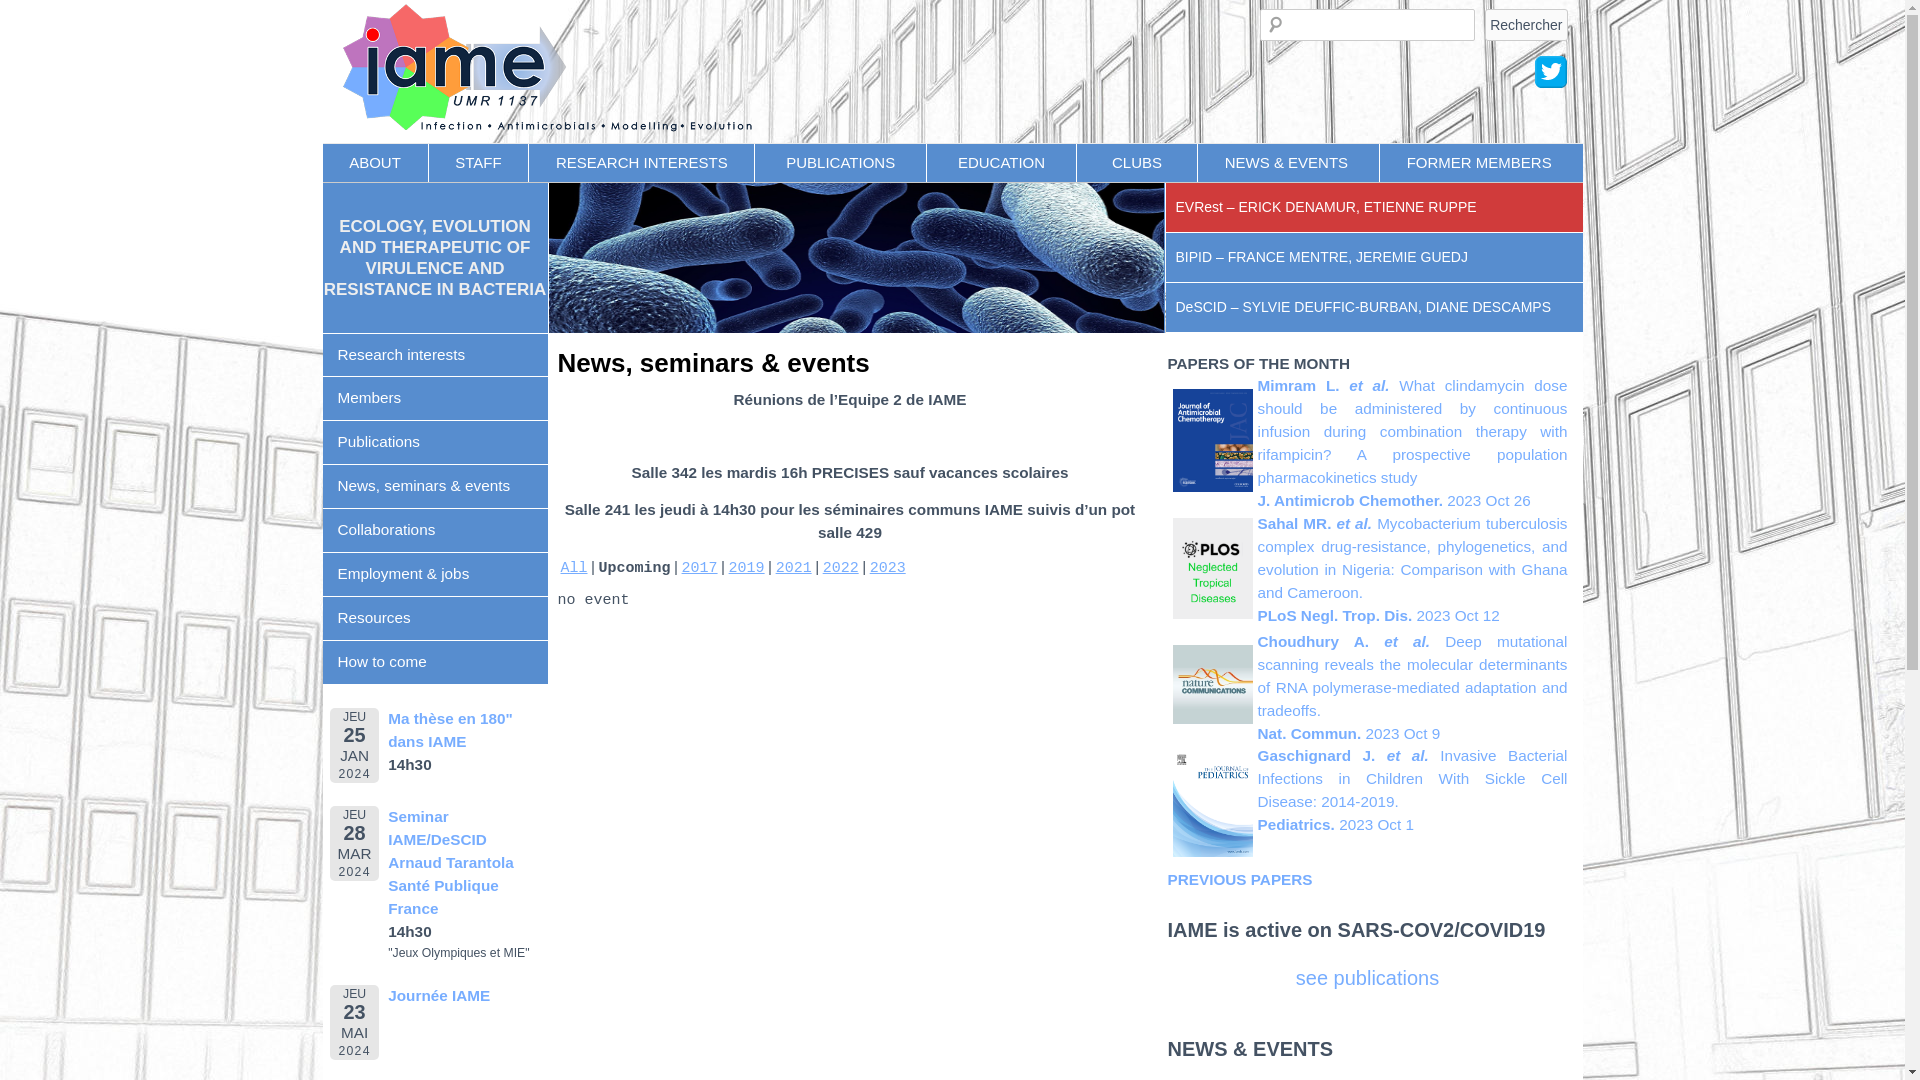  What do you see at coordinates (433, 574) in the screenshot?
I see `'Employment & jobs'` at bounding box center [433, 574].